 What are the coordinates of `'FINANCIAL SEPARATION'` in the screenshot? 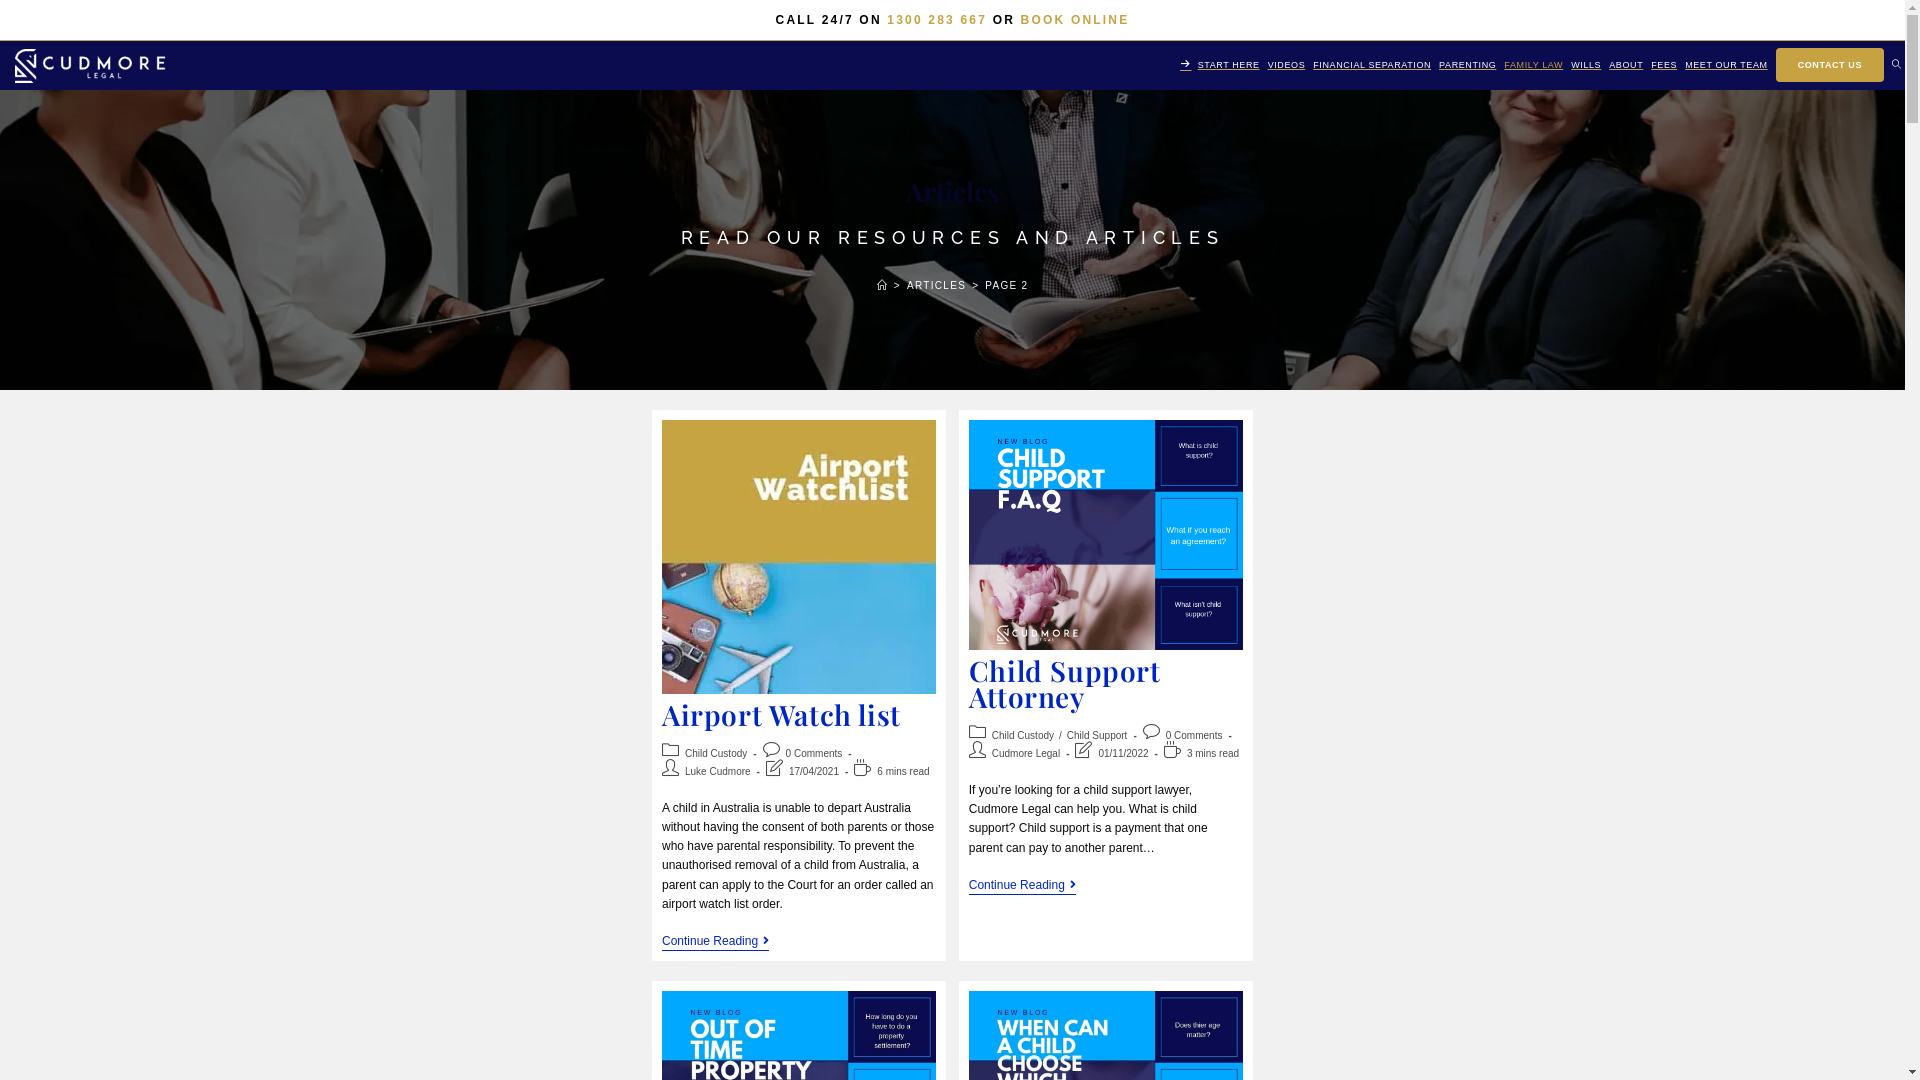 It's located at (1371, 64).